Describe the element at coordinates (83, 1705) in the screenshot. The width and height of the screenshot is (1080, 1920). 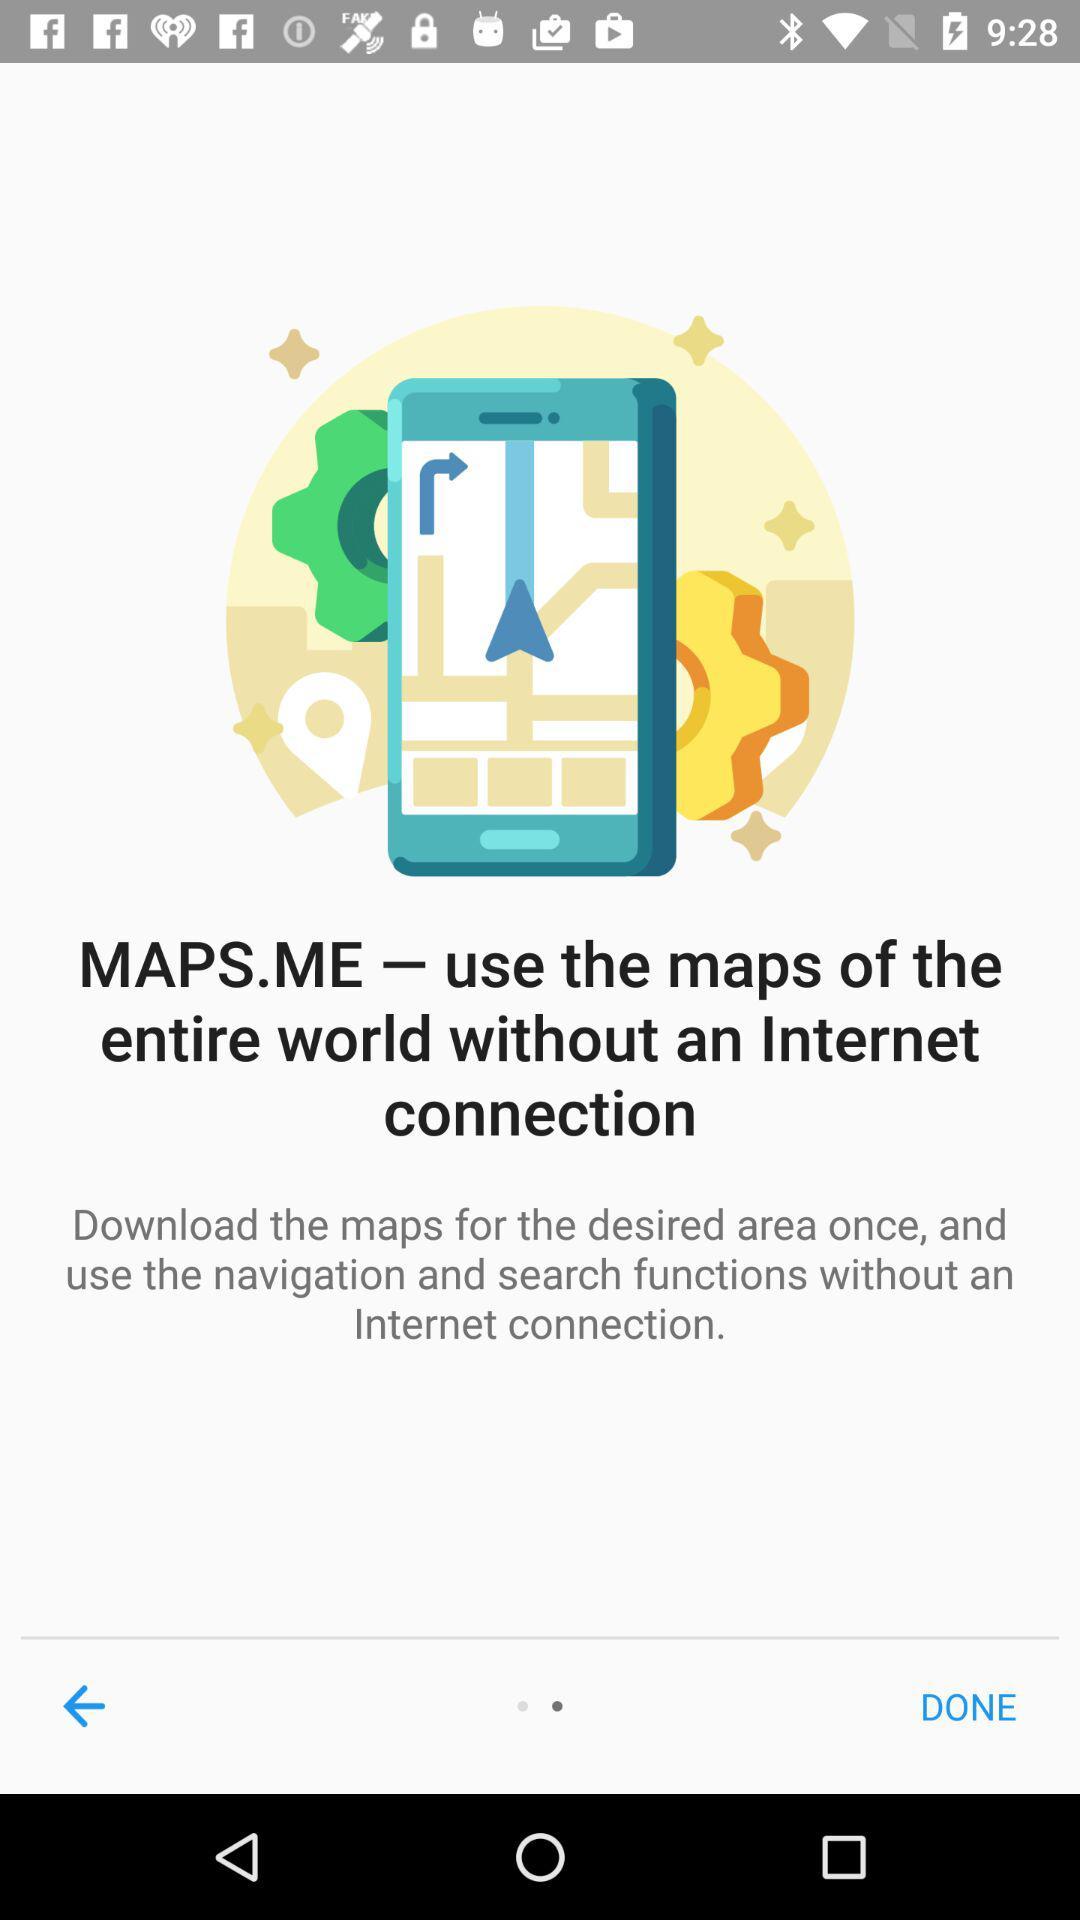
I see `icon at the bottom left corner` at that location.